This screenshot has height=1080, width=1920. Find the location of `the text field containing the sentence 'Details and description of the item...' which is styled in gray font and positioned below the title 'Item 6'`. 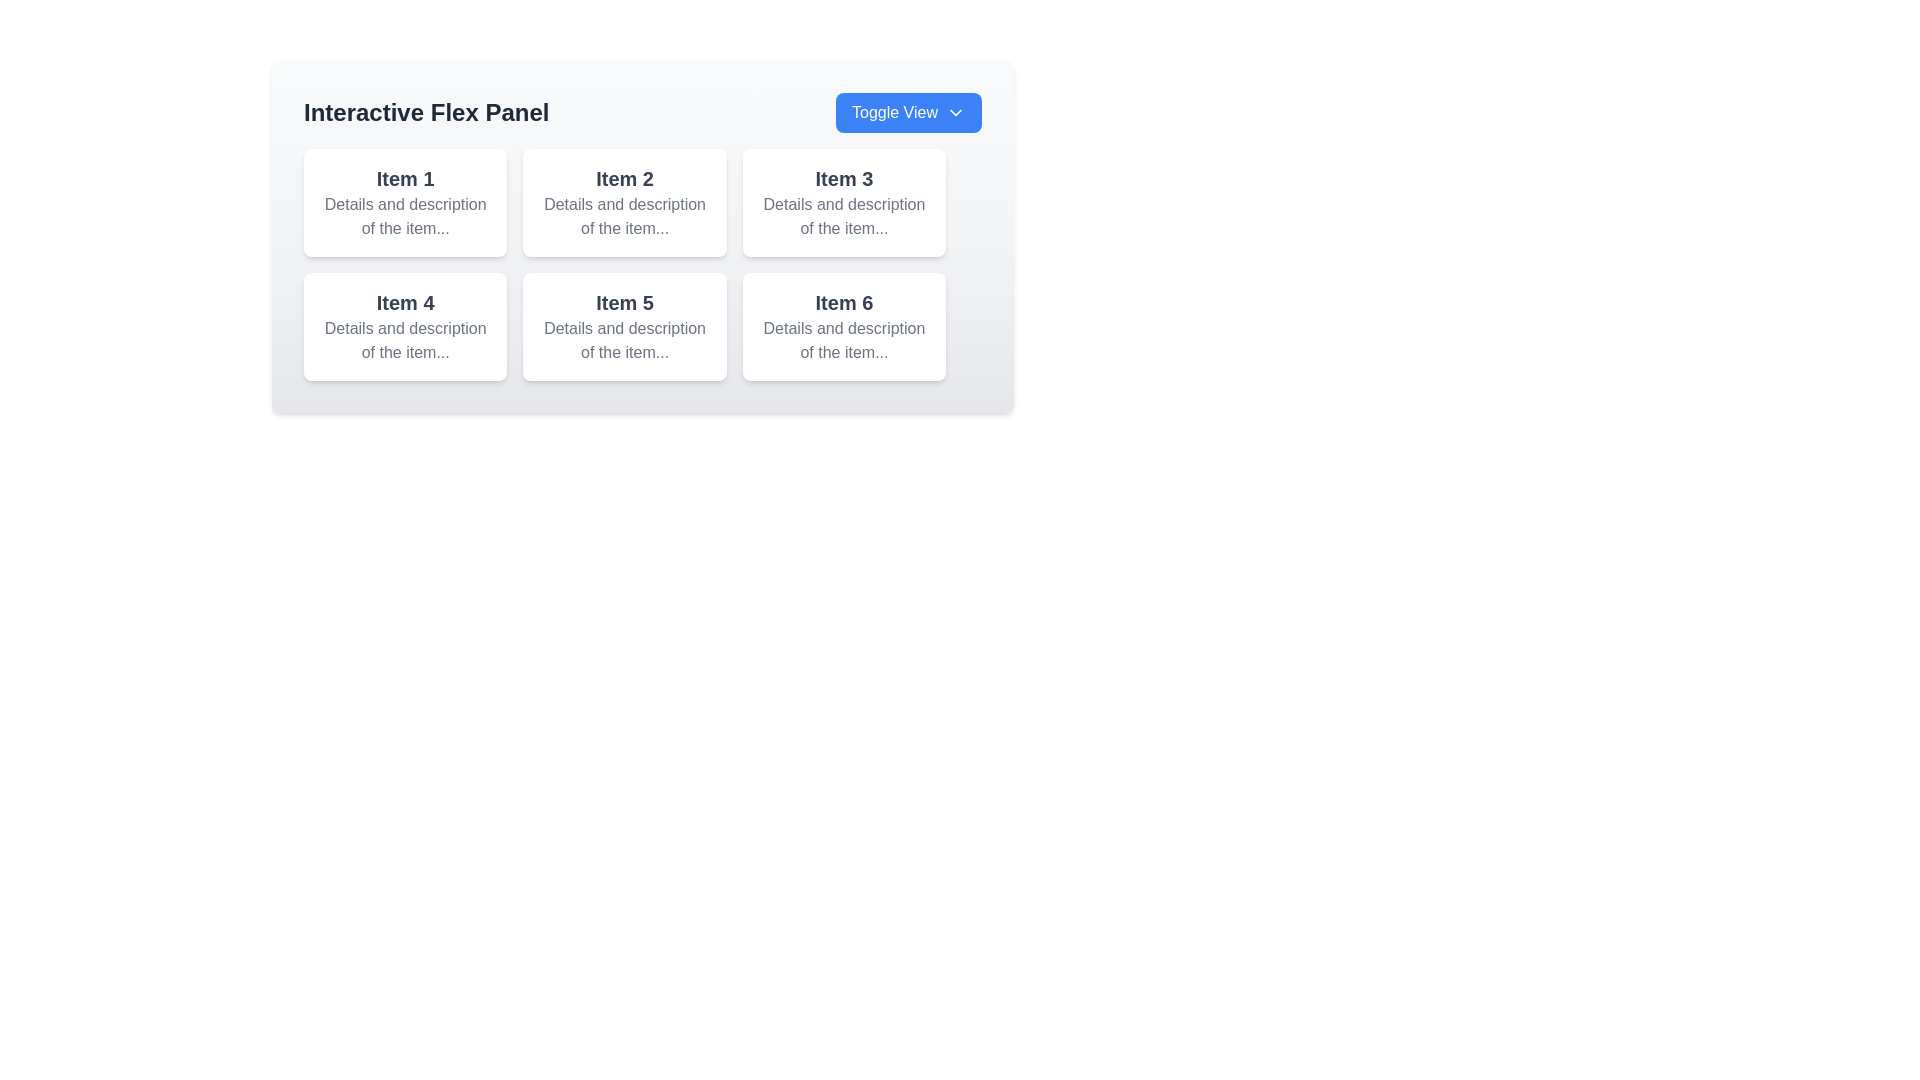

the text field containing the sentence 'Details and description of the item...' which is styled in gray font and positioned below the title 'Item 6' is located at coordinates (844, 339).